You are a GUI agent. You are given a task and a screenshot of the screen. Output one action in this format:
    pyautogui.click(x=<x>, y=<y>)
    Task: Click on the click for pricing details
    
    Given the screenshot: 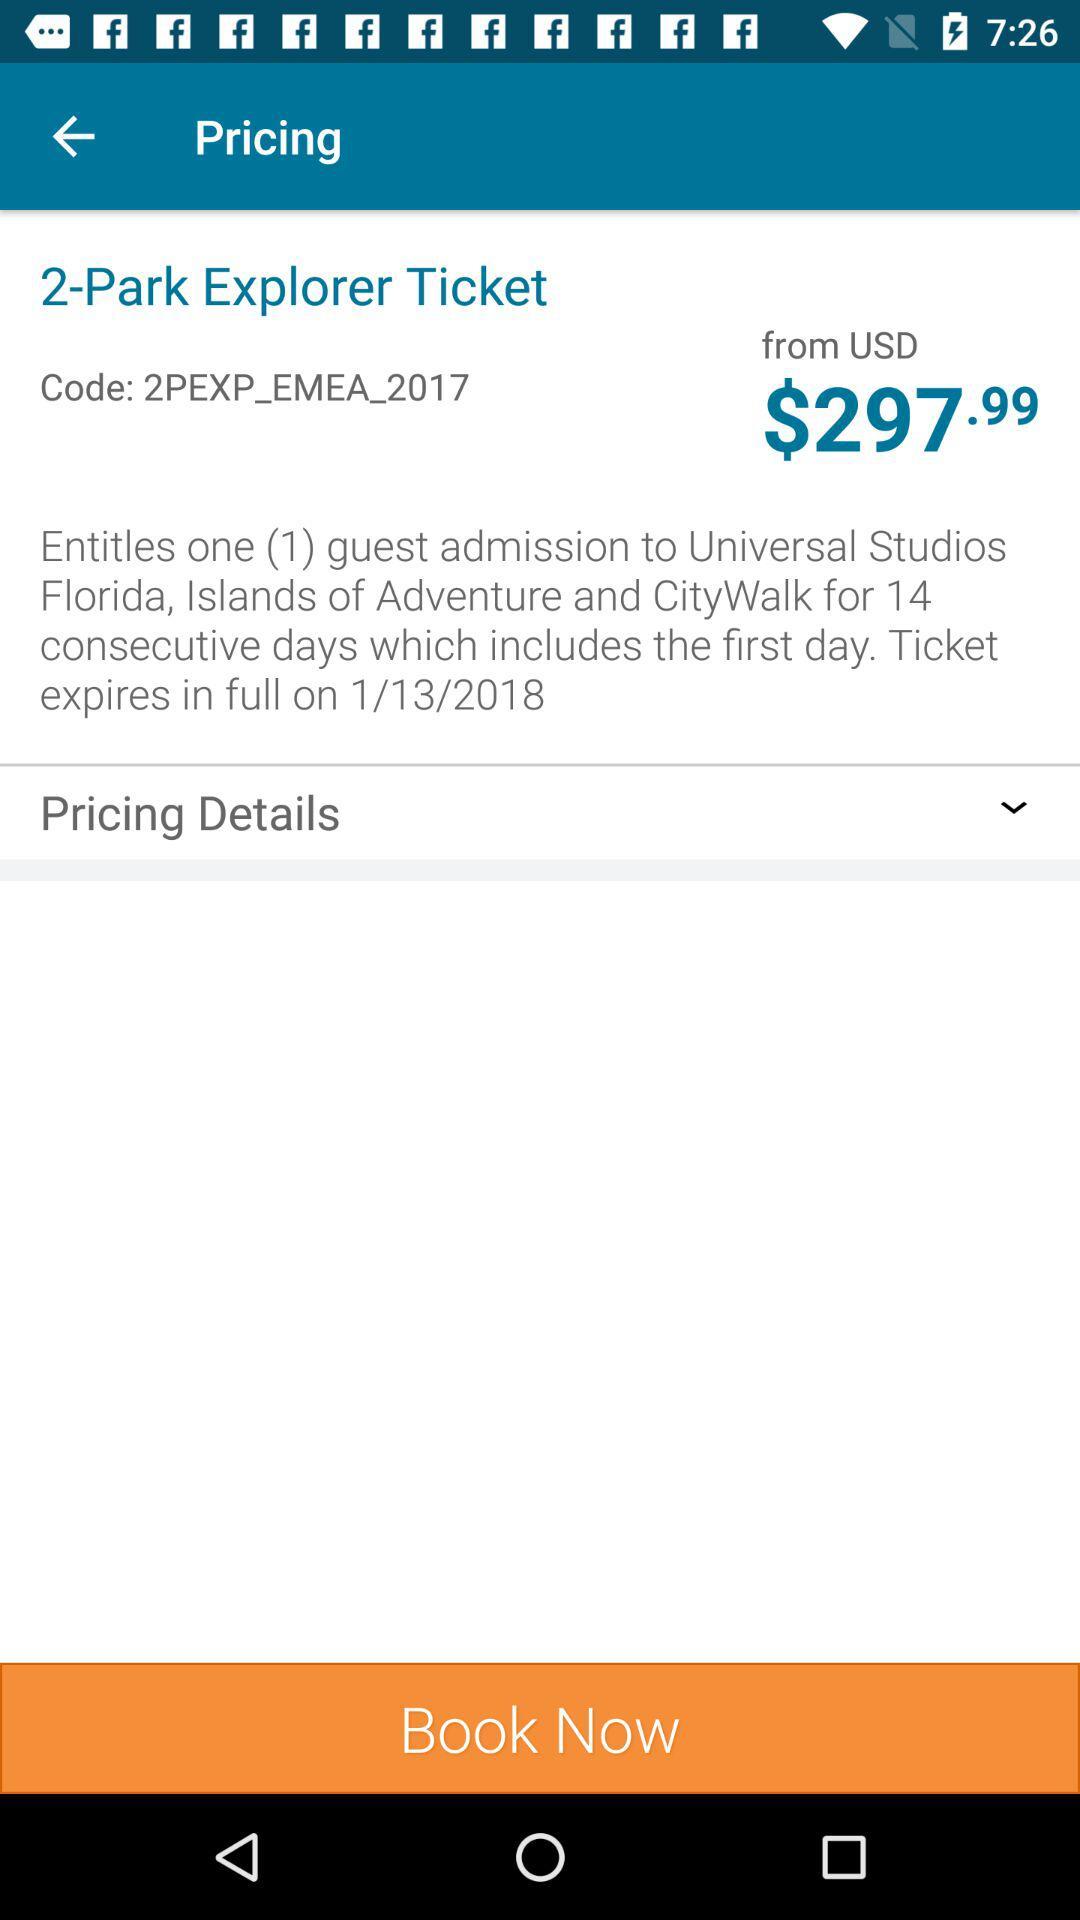 What is the action you would take?
    pyautogui.click(x=1014, y=807)
    